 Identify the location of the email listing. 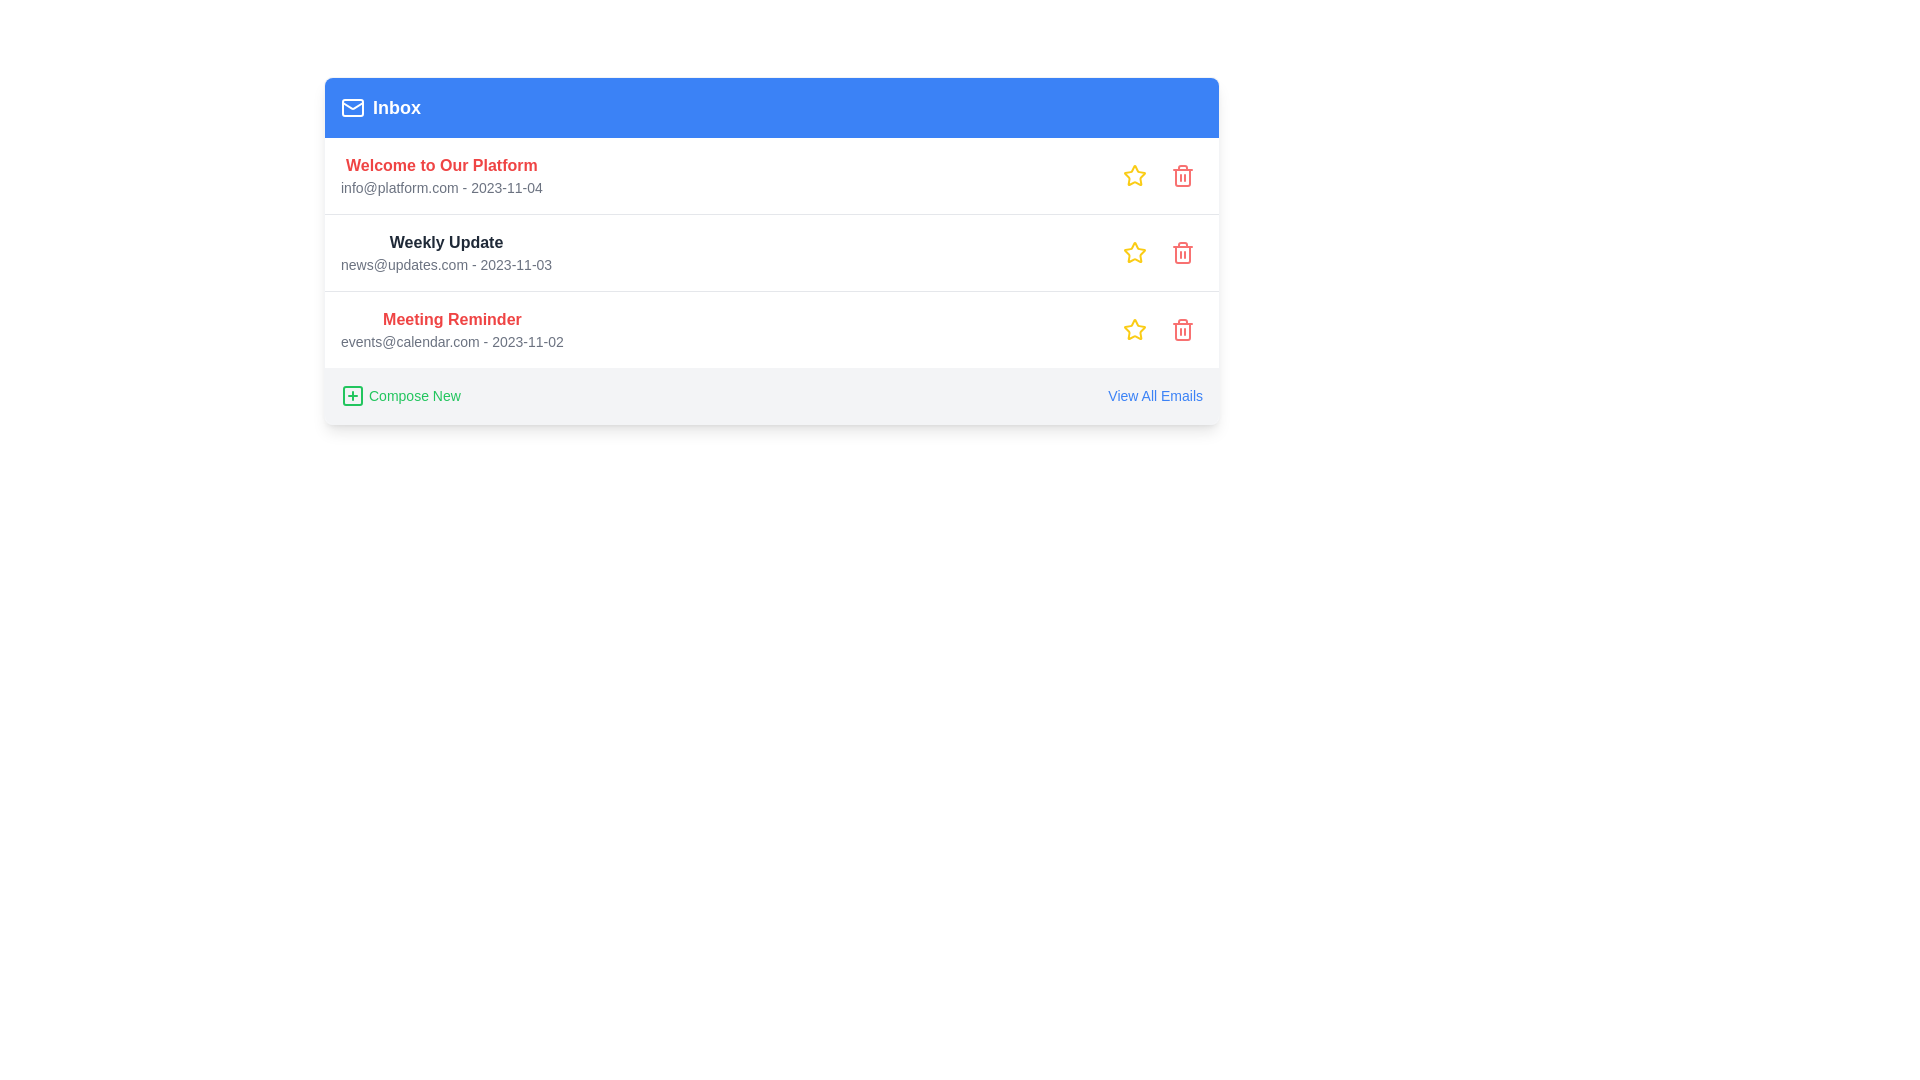
(451, 329).